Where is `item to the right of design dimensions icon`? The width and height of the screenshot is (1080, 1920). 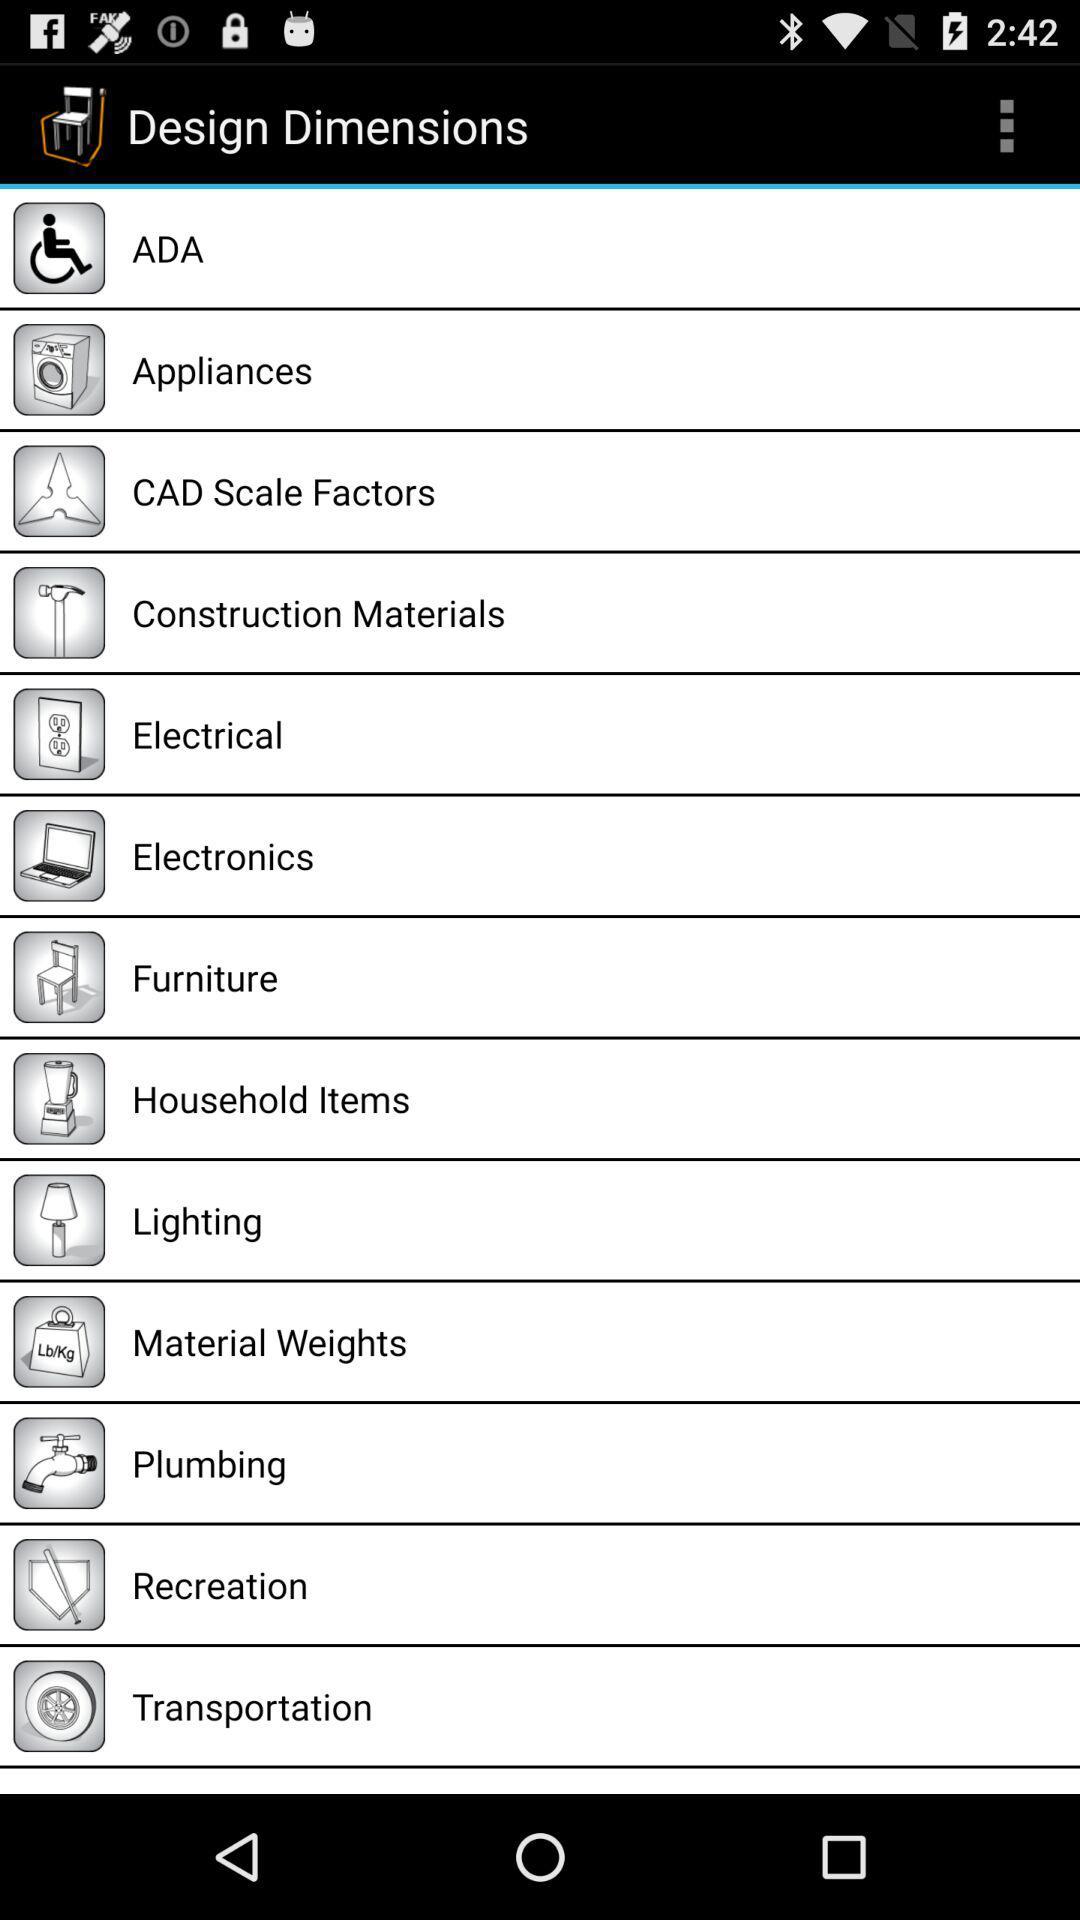
item to the right of design dimensions icon is located at coordinates (1006, 124).